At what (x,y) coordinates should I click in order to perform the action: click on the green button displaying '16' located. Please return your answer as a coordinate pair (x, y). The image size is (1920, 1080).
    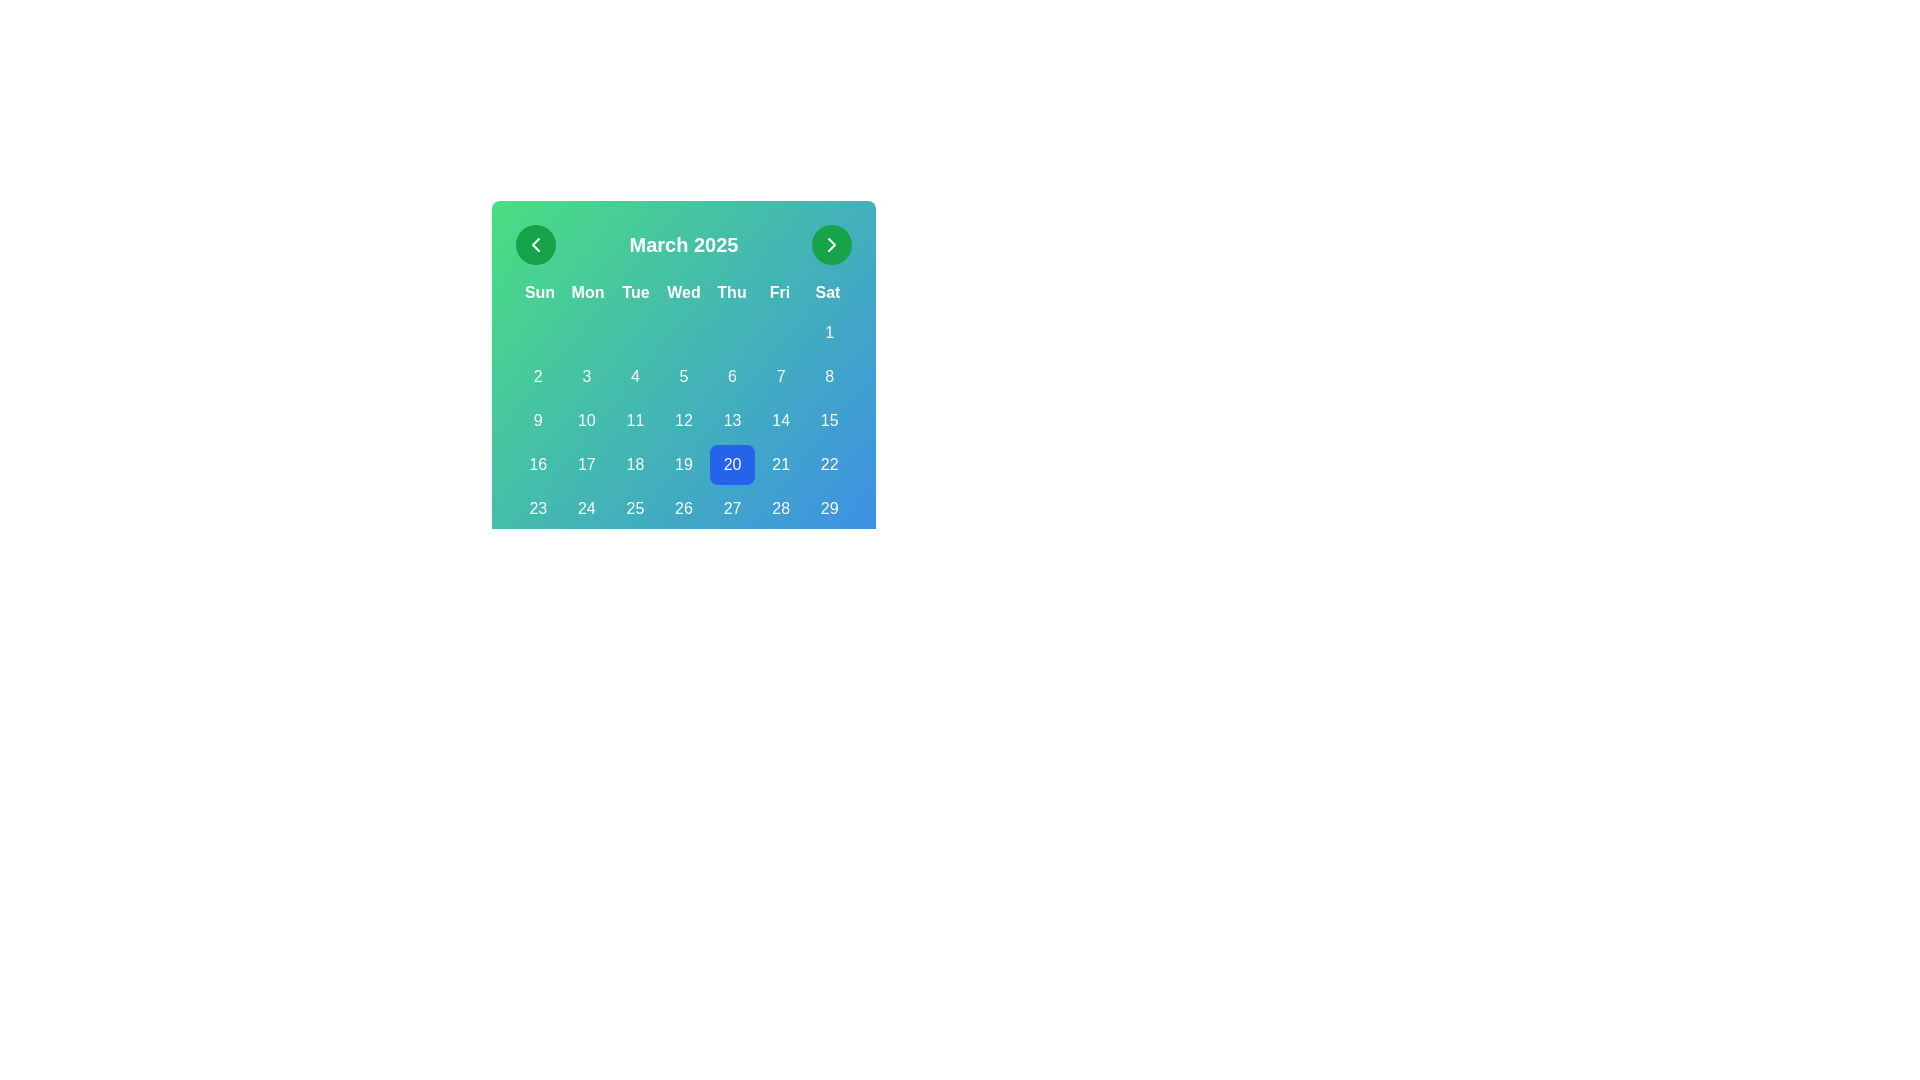
    Looking at the image, I should click on (538, 465).